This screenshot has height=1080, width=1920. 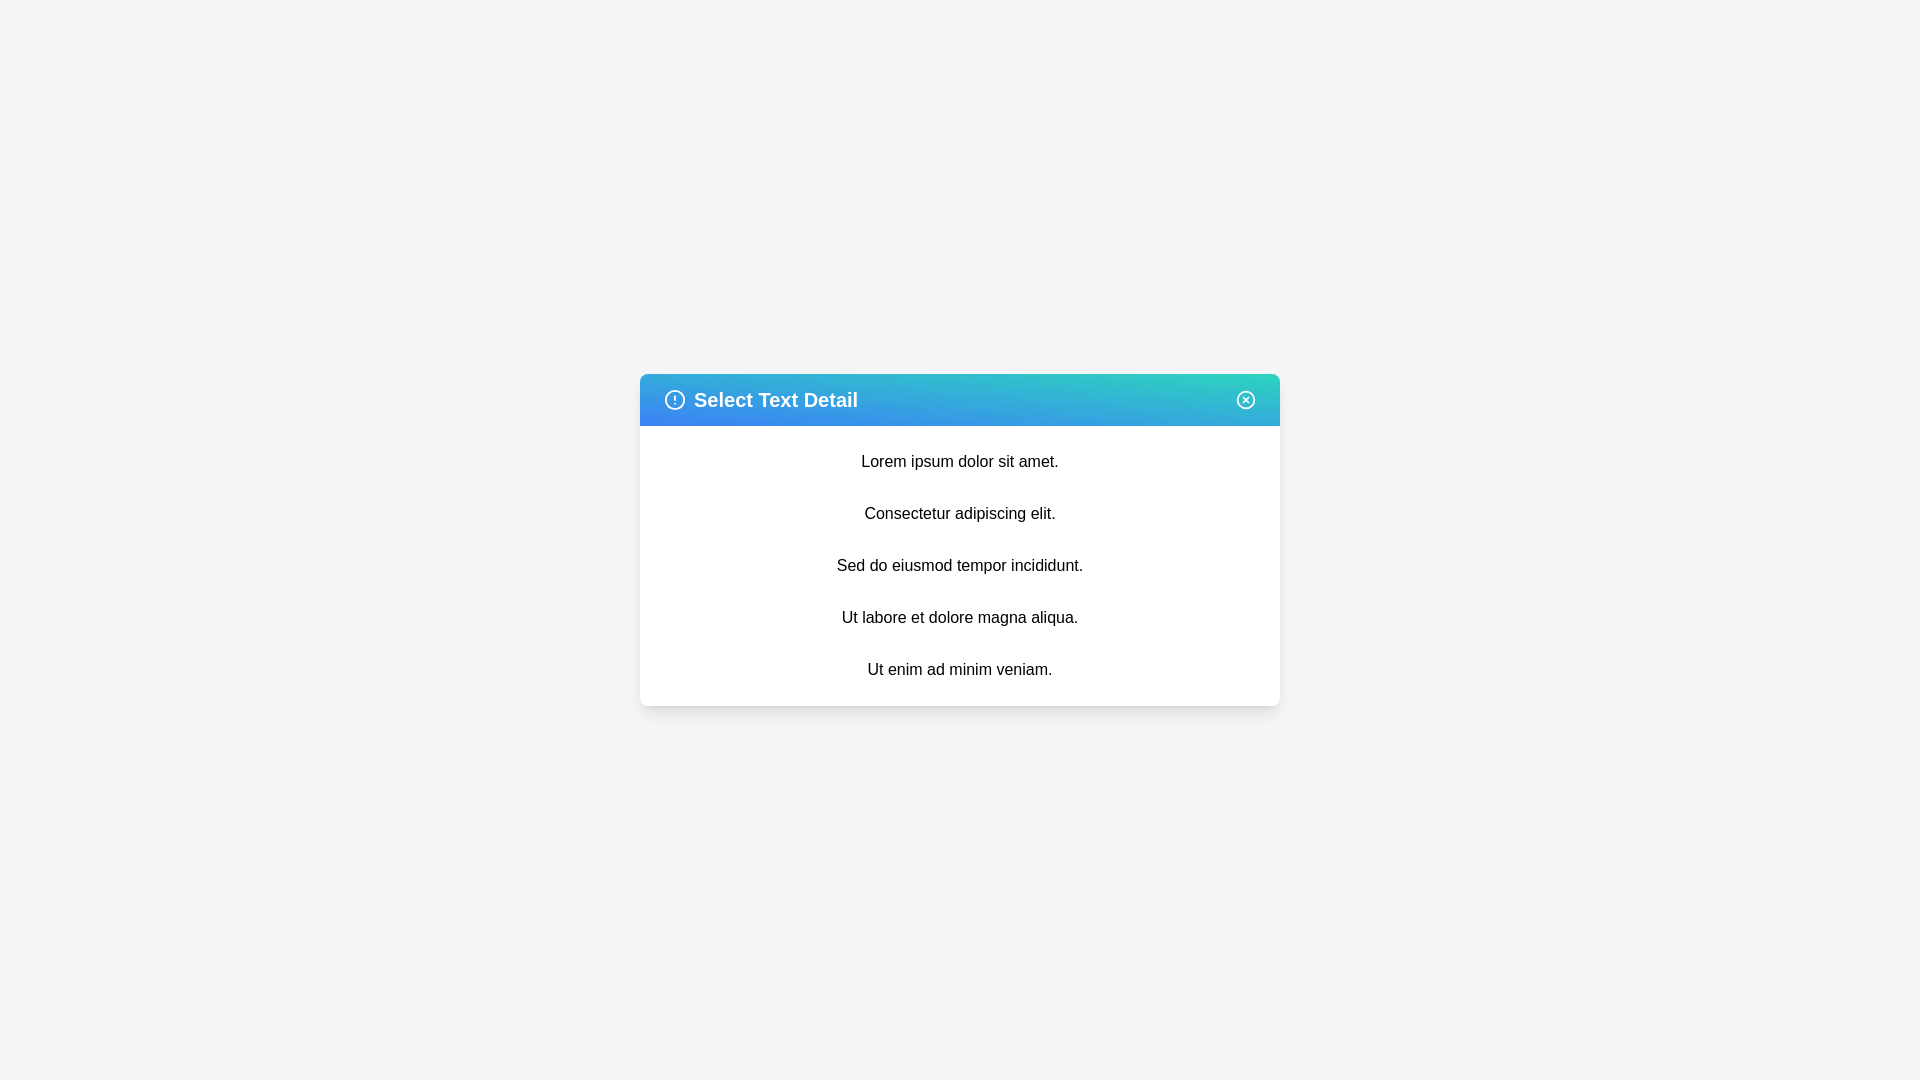 What do you see at coordinates (960, 566) in the screenshot?
I see `the text item 'Sed do eiusmod tempor incididunt.'` at bounding box center [960, 566].